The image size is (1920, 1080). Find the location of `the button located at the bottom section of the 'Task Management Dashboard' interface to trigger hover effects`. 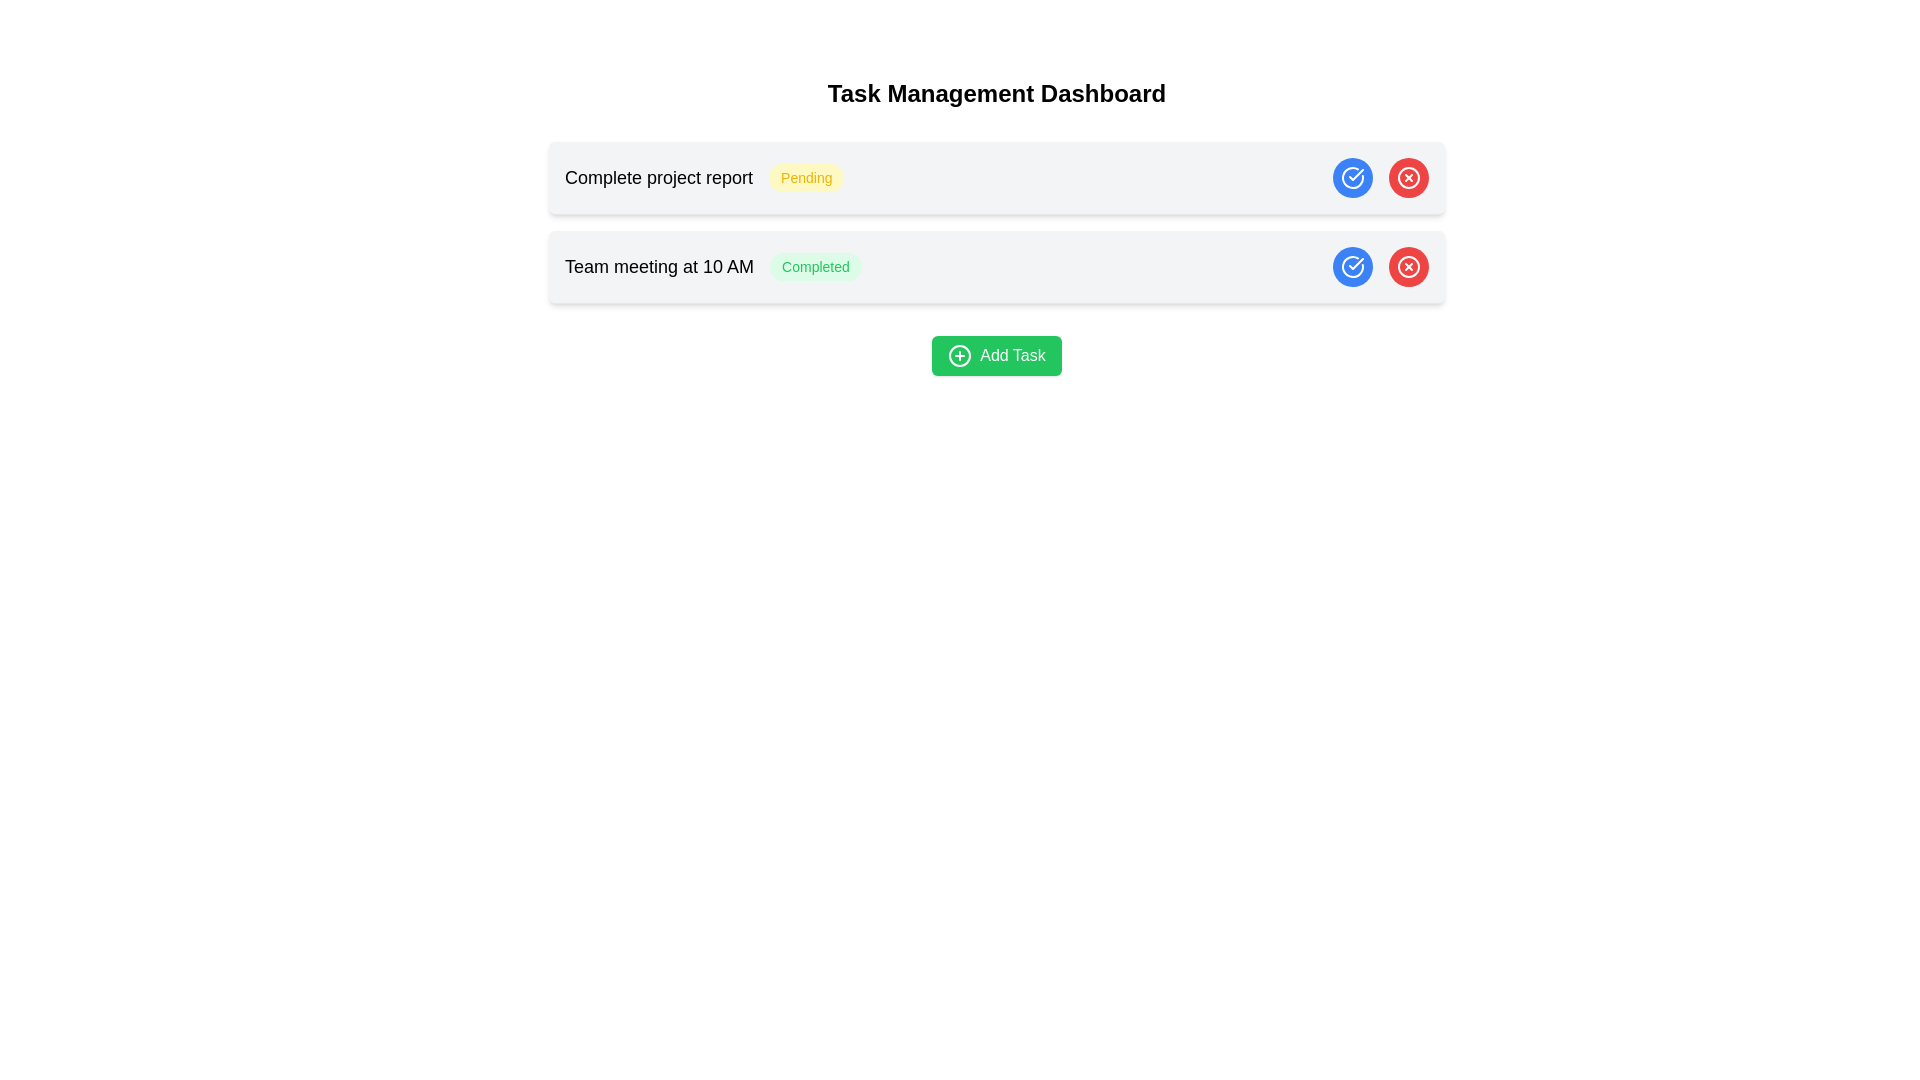

the button located at the bottom section of the 'Task Management Dashboard' interface to trigger hover effects is located at coordinates (997, 354).